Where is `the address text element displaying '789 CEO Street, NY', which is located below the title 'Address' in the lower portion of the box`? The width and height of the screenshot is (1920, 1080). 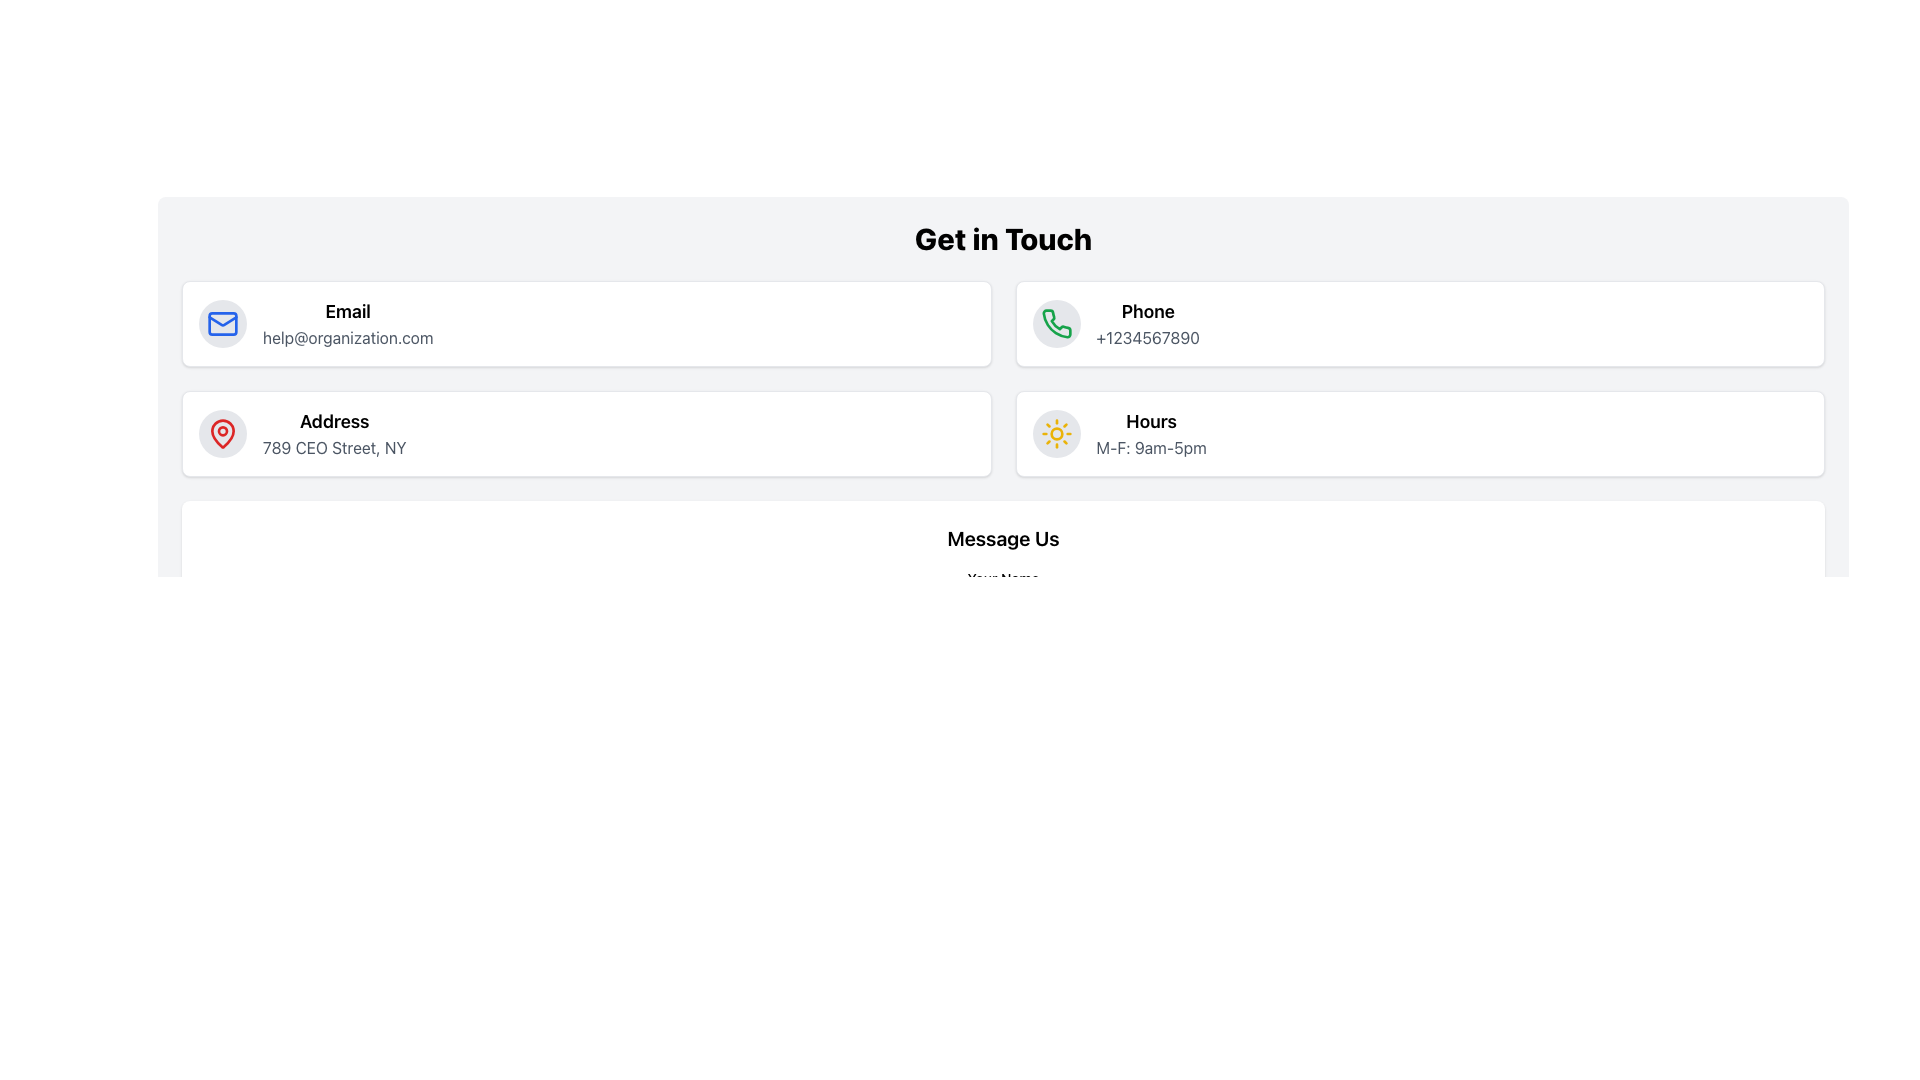 the address text element displaying '789 CEO Street, NY', which is located below the title 'Address' in the lower portion of the box is located at coordinates (334, 446).